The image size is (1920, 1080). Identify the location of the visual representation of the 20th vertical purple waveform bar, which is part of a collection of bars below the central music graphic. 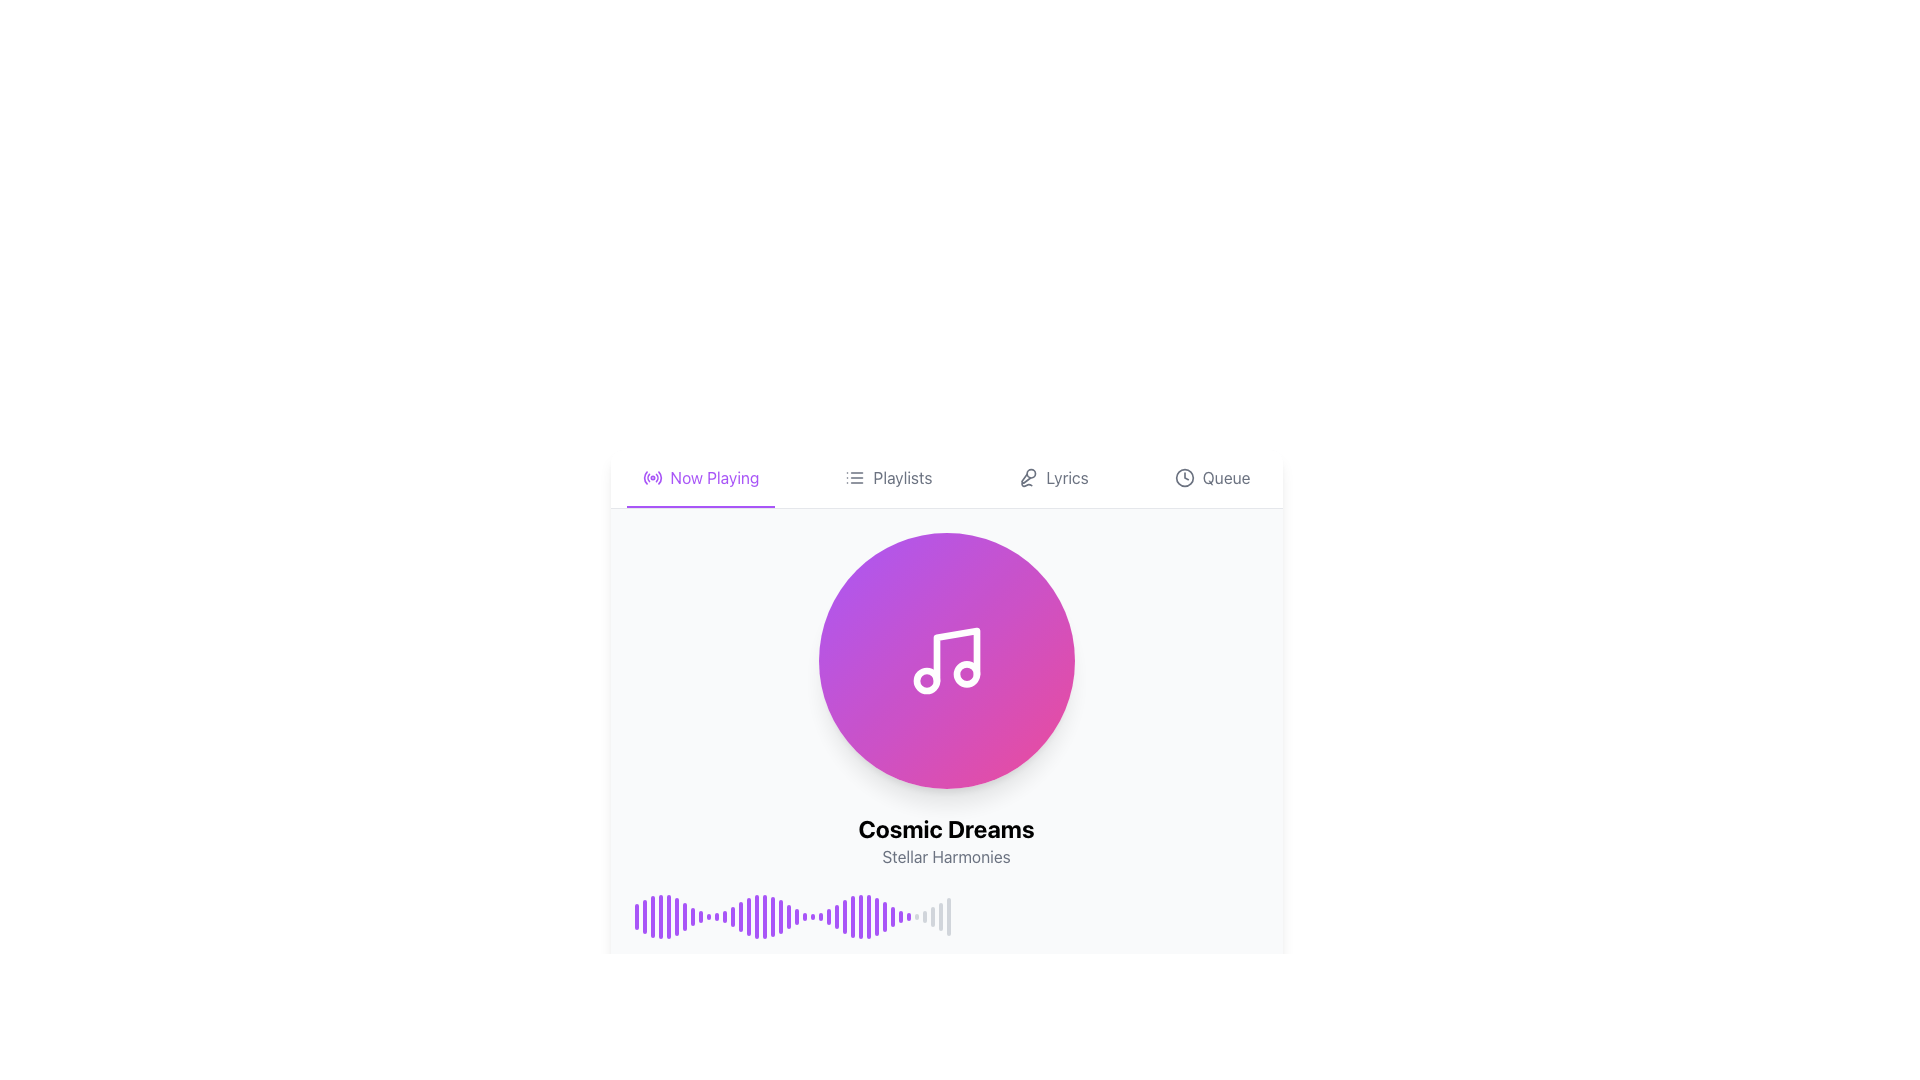
(787, 917).